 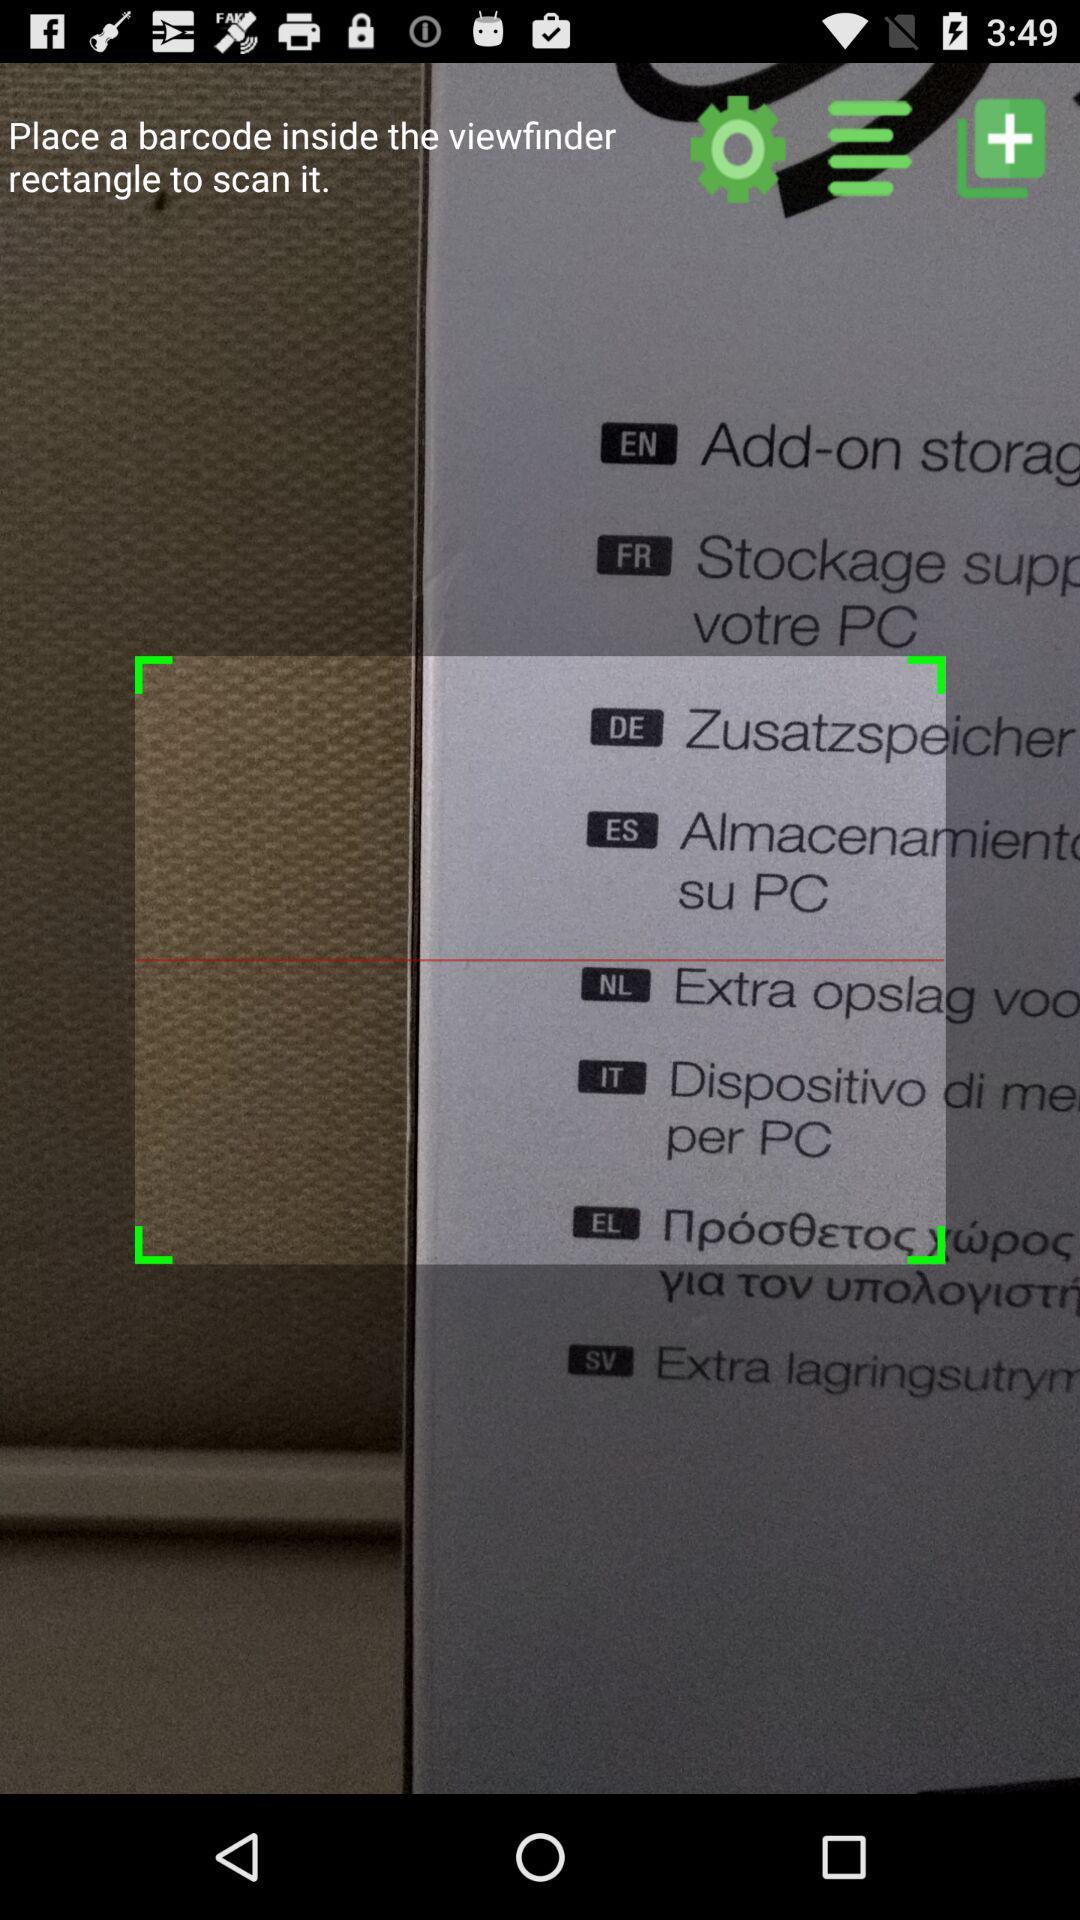 I want to click on barcode scanner settings, so click(x=738, y=147).